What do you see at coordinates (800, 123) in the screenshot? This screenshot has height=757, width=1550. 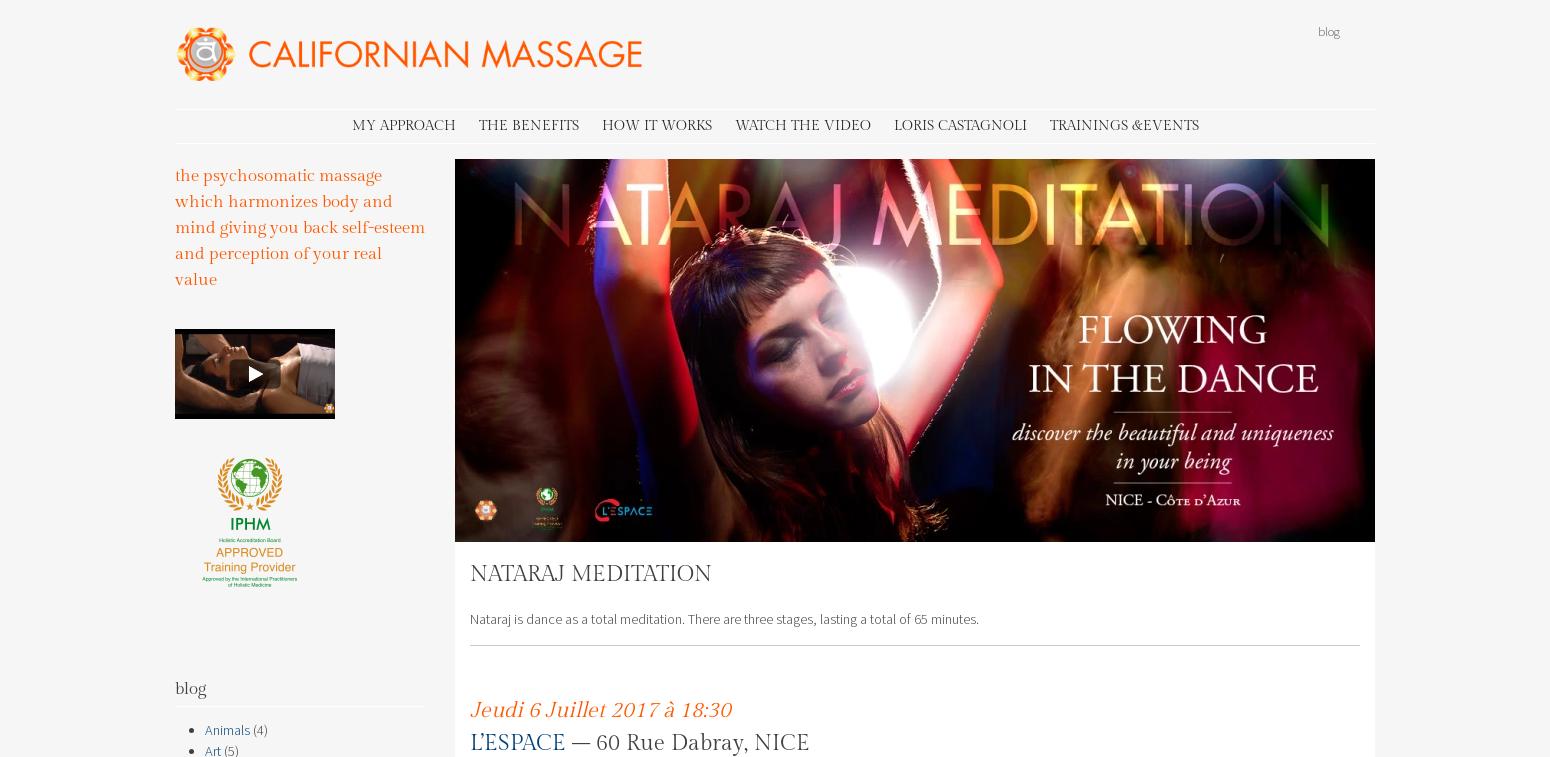 I see `'WATCH THE VIDEO'` at bounding box center [800, 123].